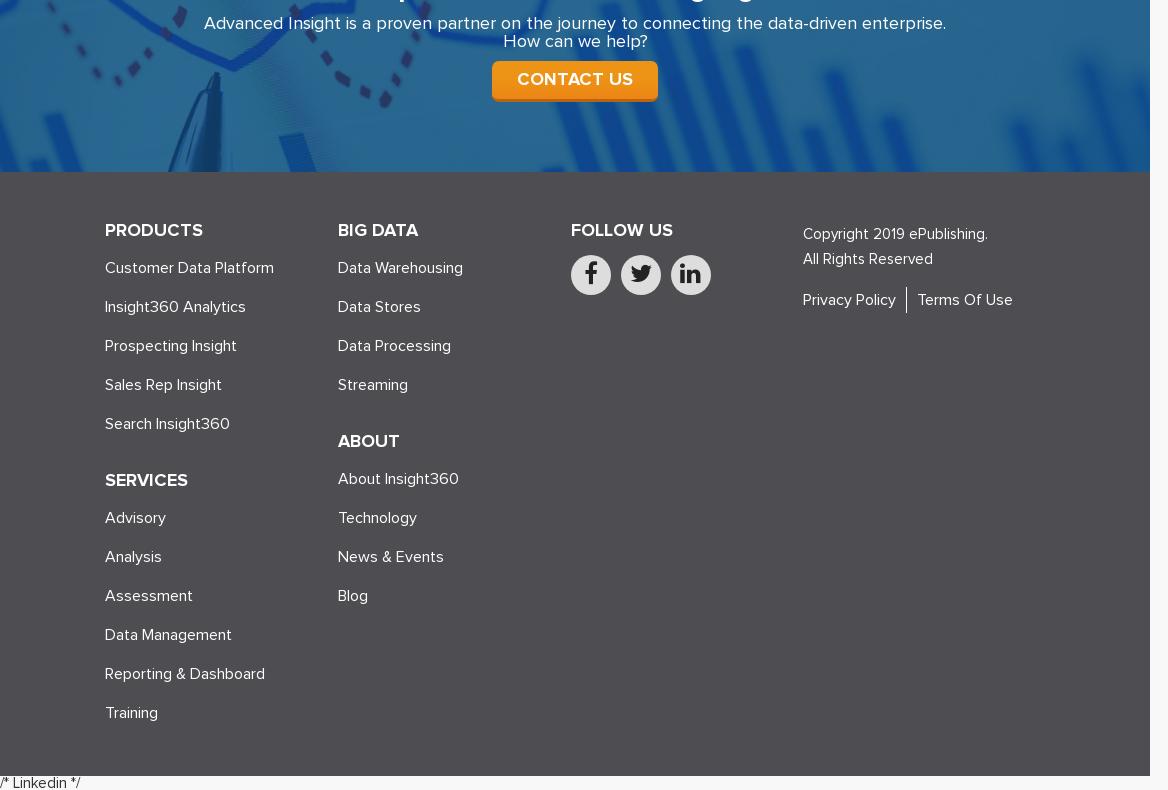  What do you see at coordinates (104, 516) in the screenshot?
I see `'Advisory'` at bounding box center [104, 516].